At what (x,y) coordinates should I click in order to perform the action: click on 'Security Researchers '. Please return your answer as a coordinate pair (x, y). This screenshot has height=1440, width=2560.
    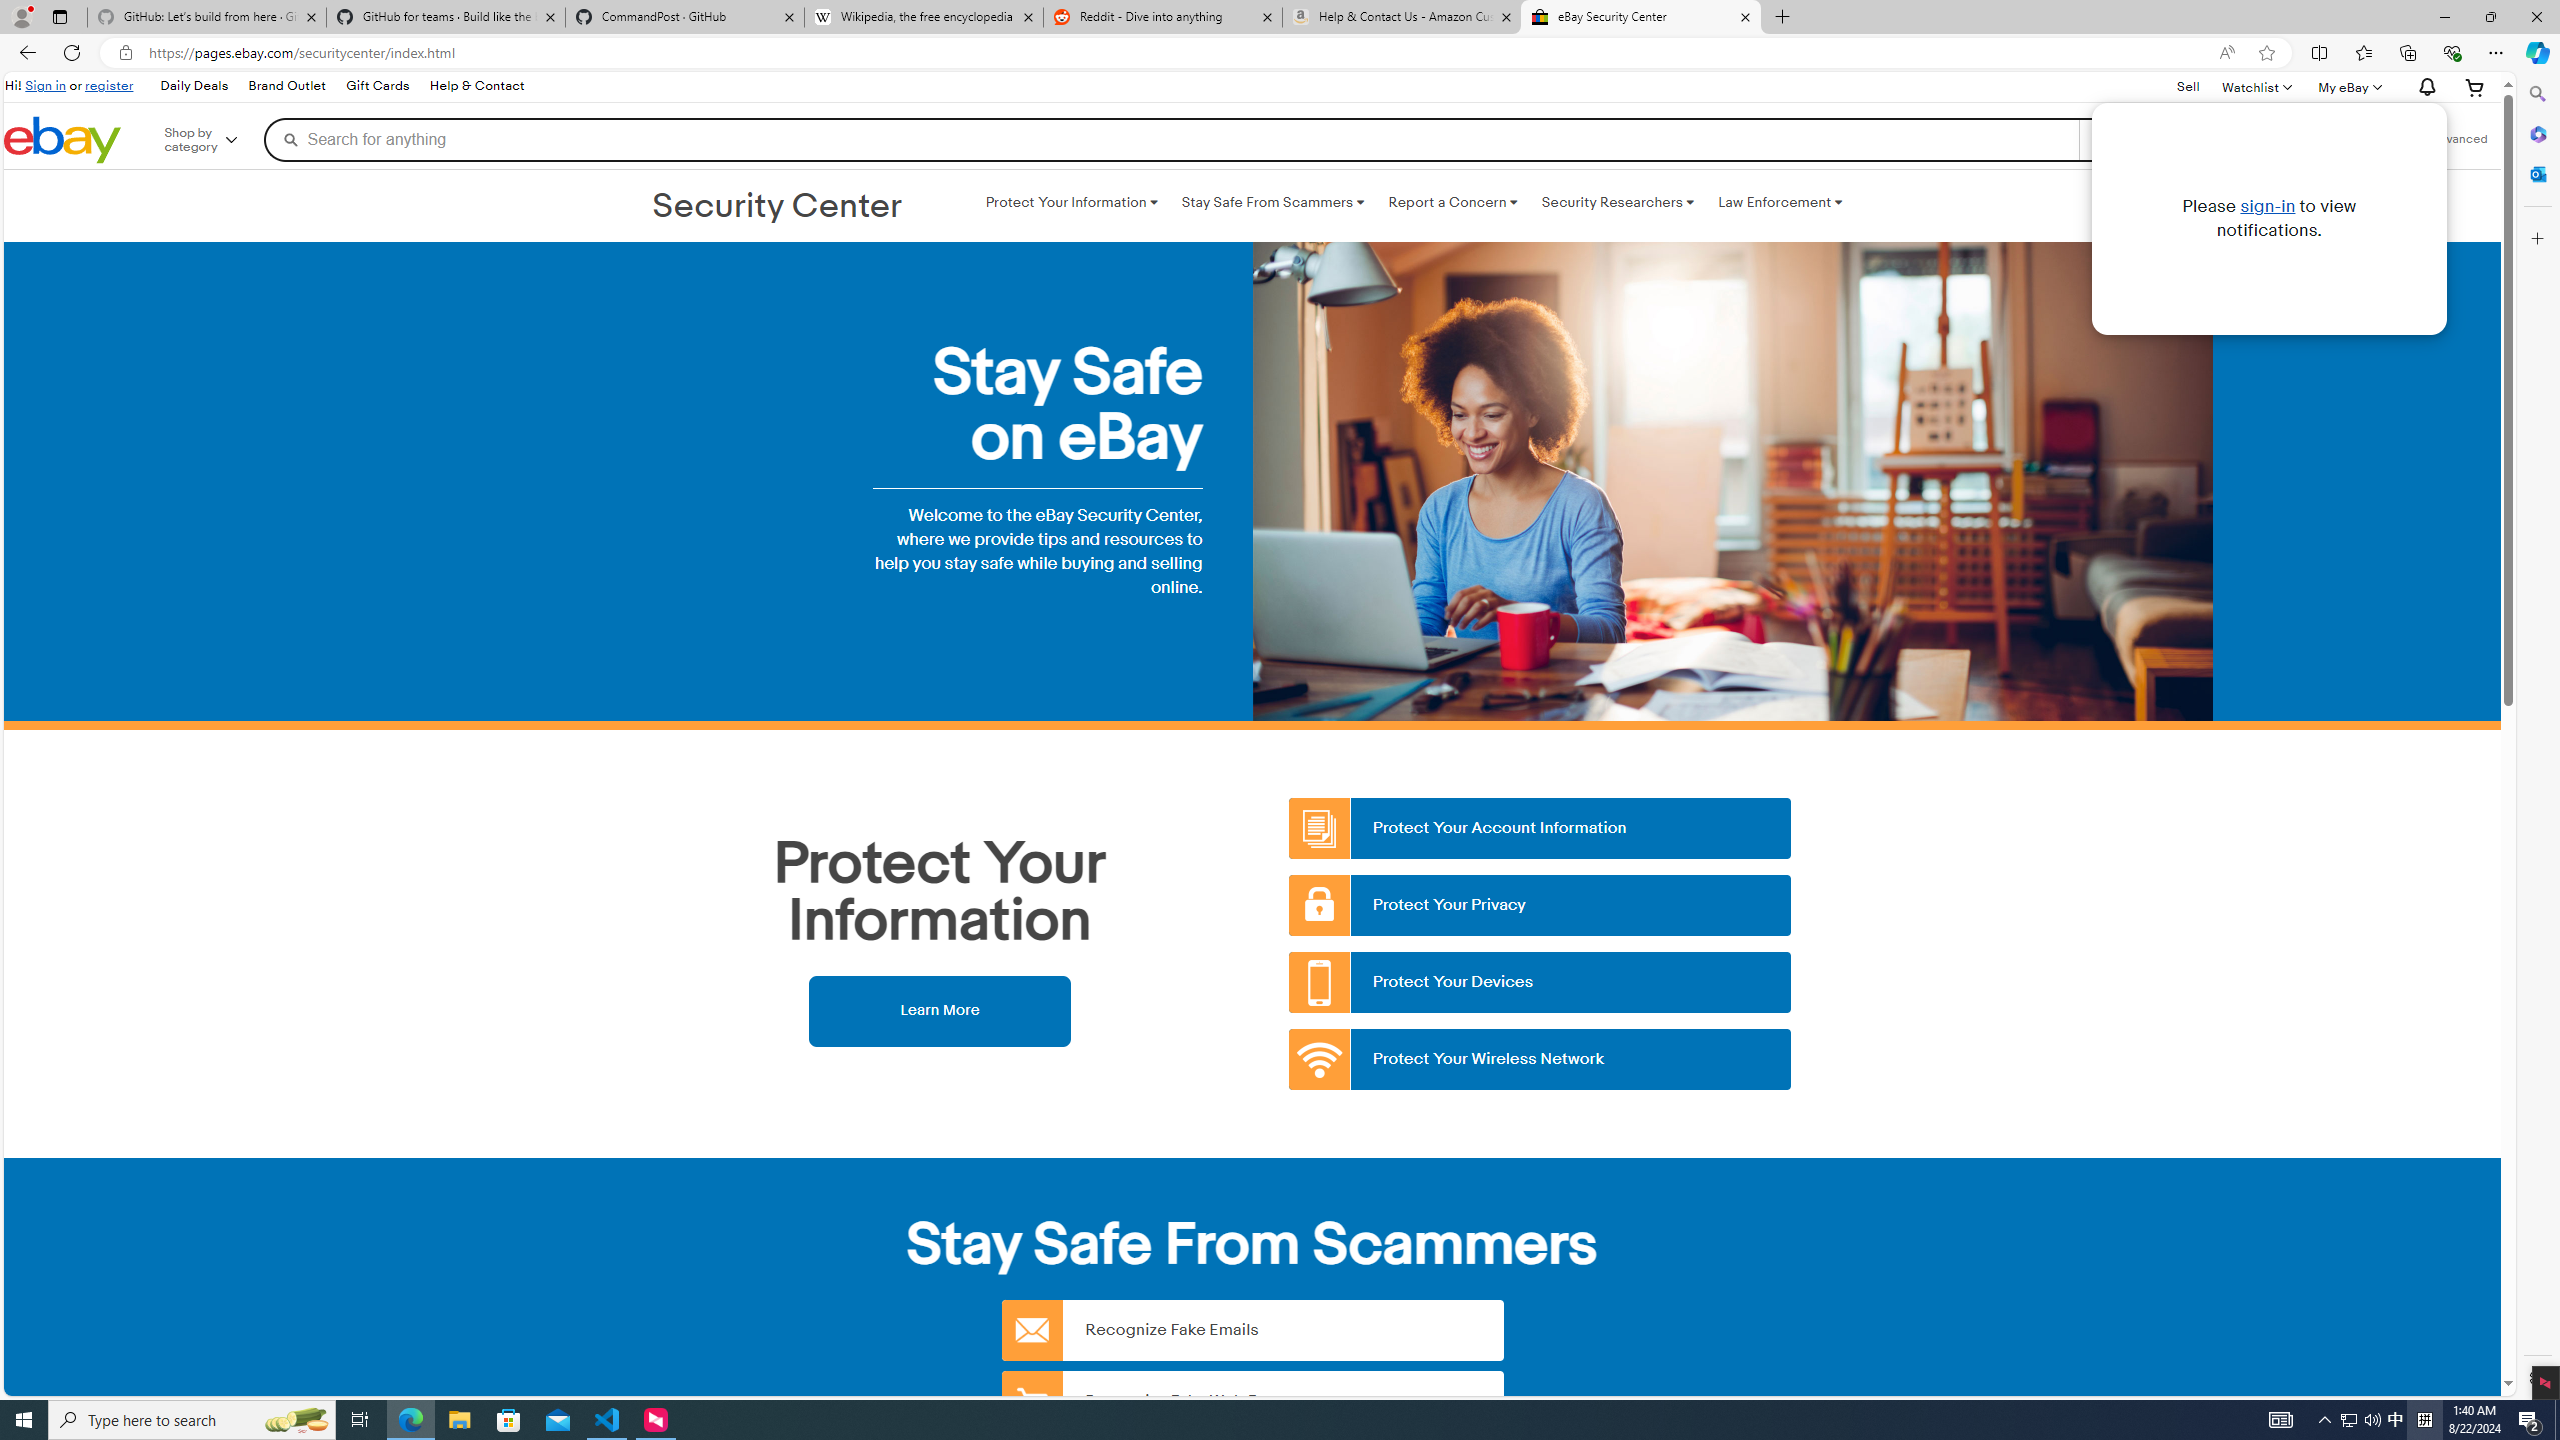
    Looking at the image, I should click on (1617, 202).